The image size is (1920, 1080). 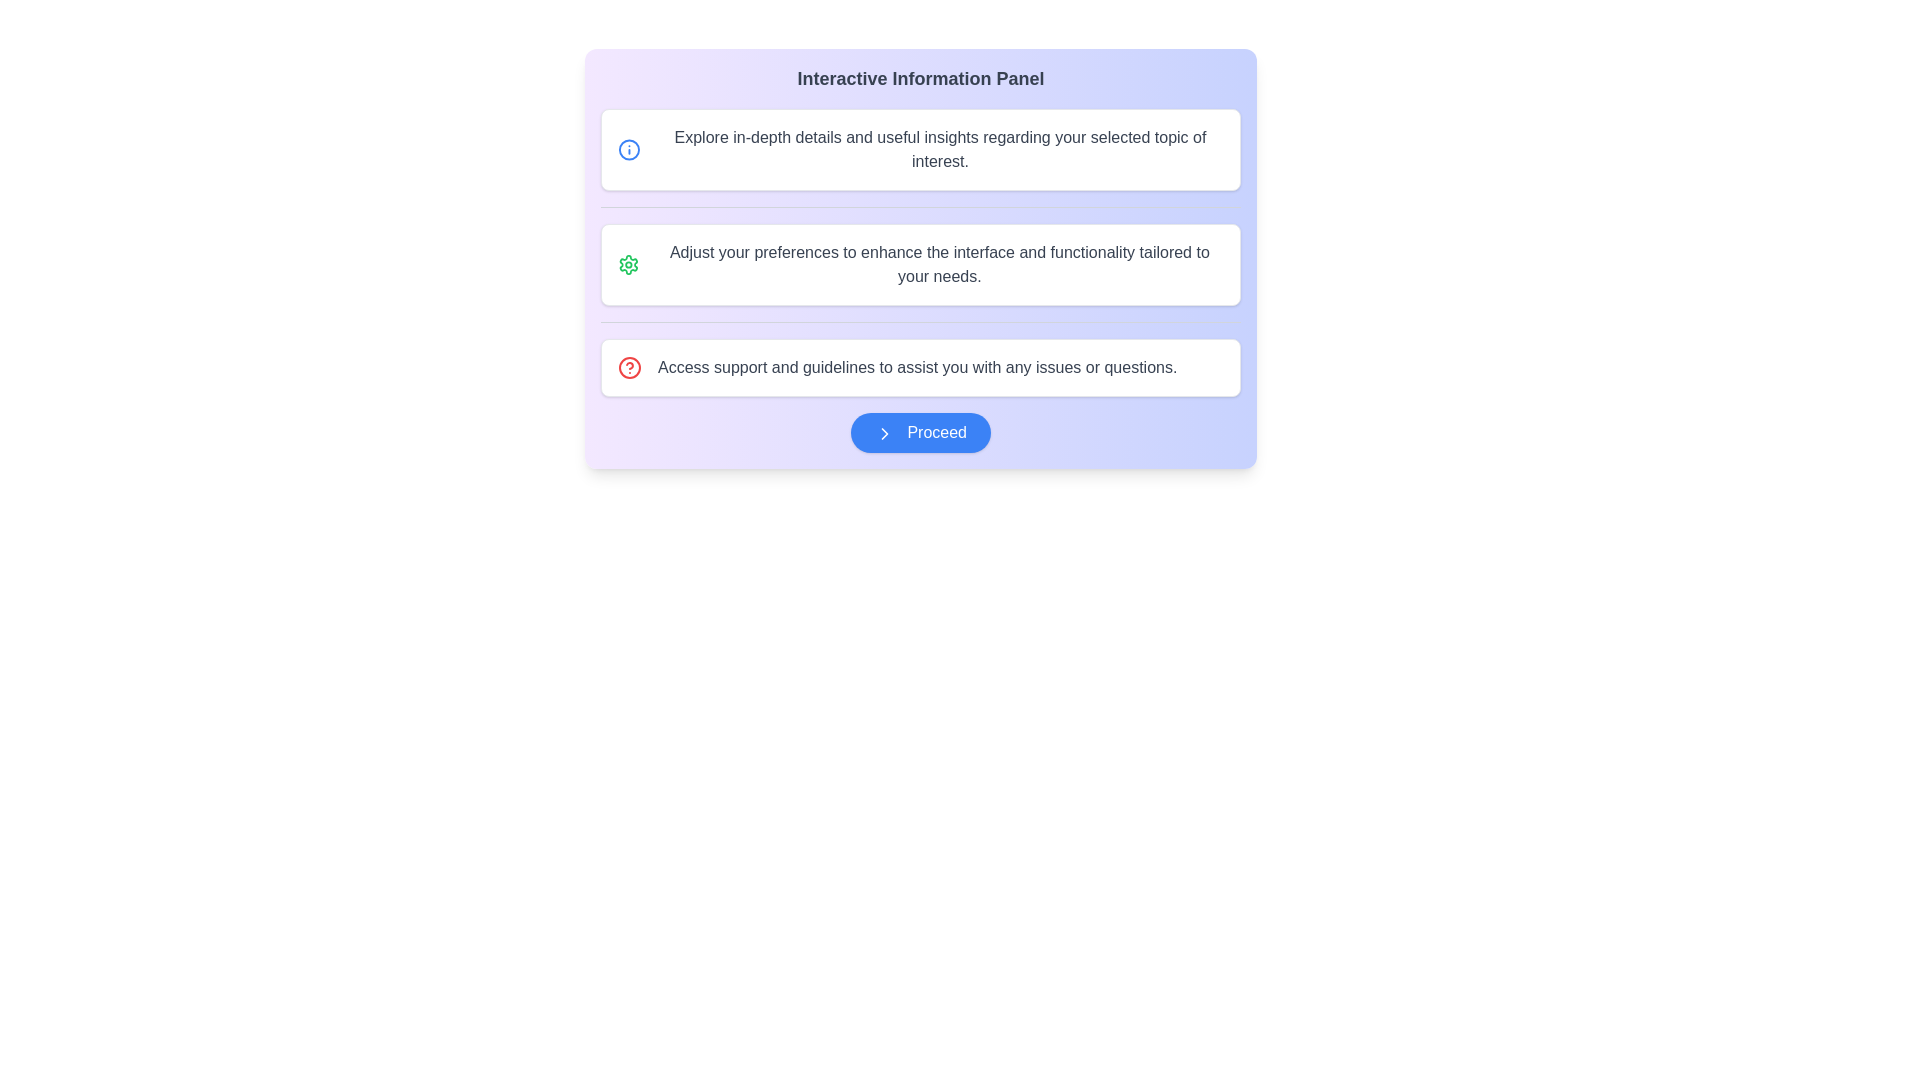 I want to click on the informative text content located at the bottom of the interface, directly below the question mark icon, so click(x=916, y=367).